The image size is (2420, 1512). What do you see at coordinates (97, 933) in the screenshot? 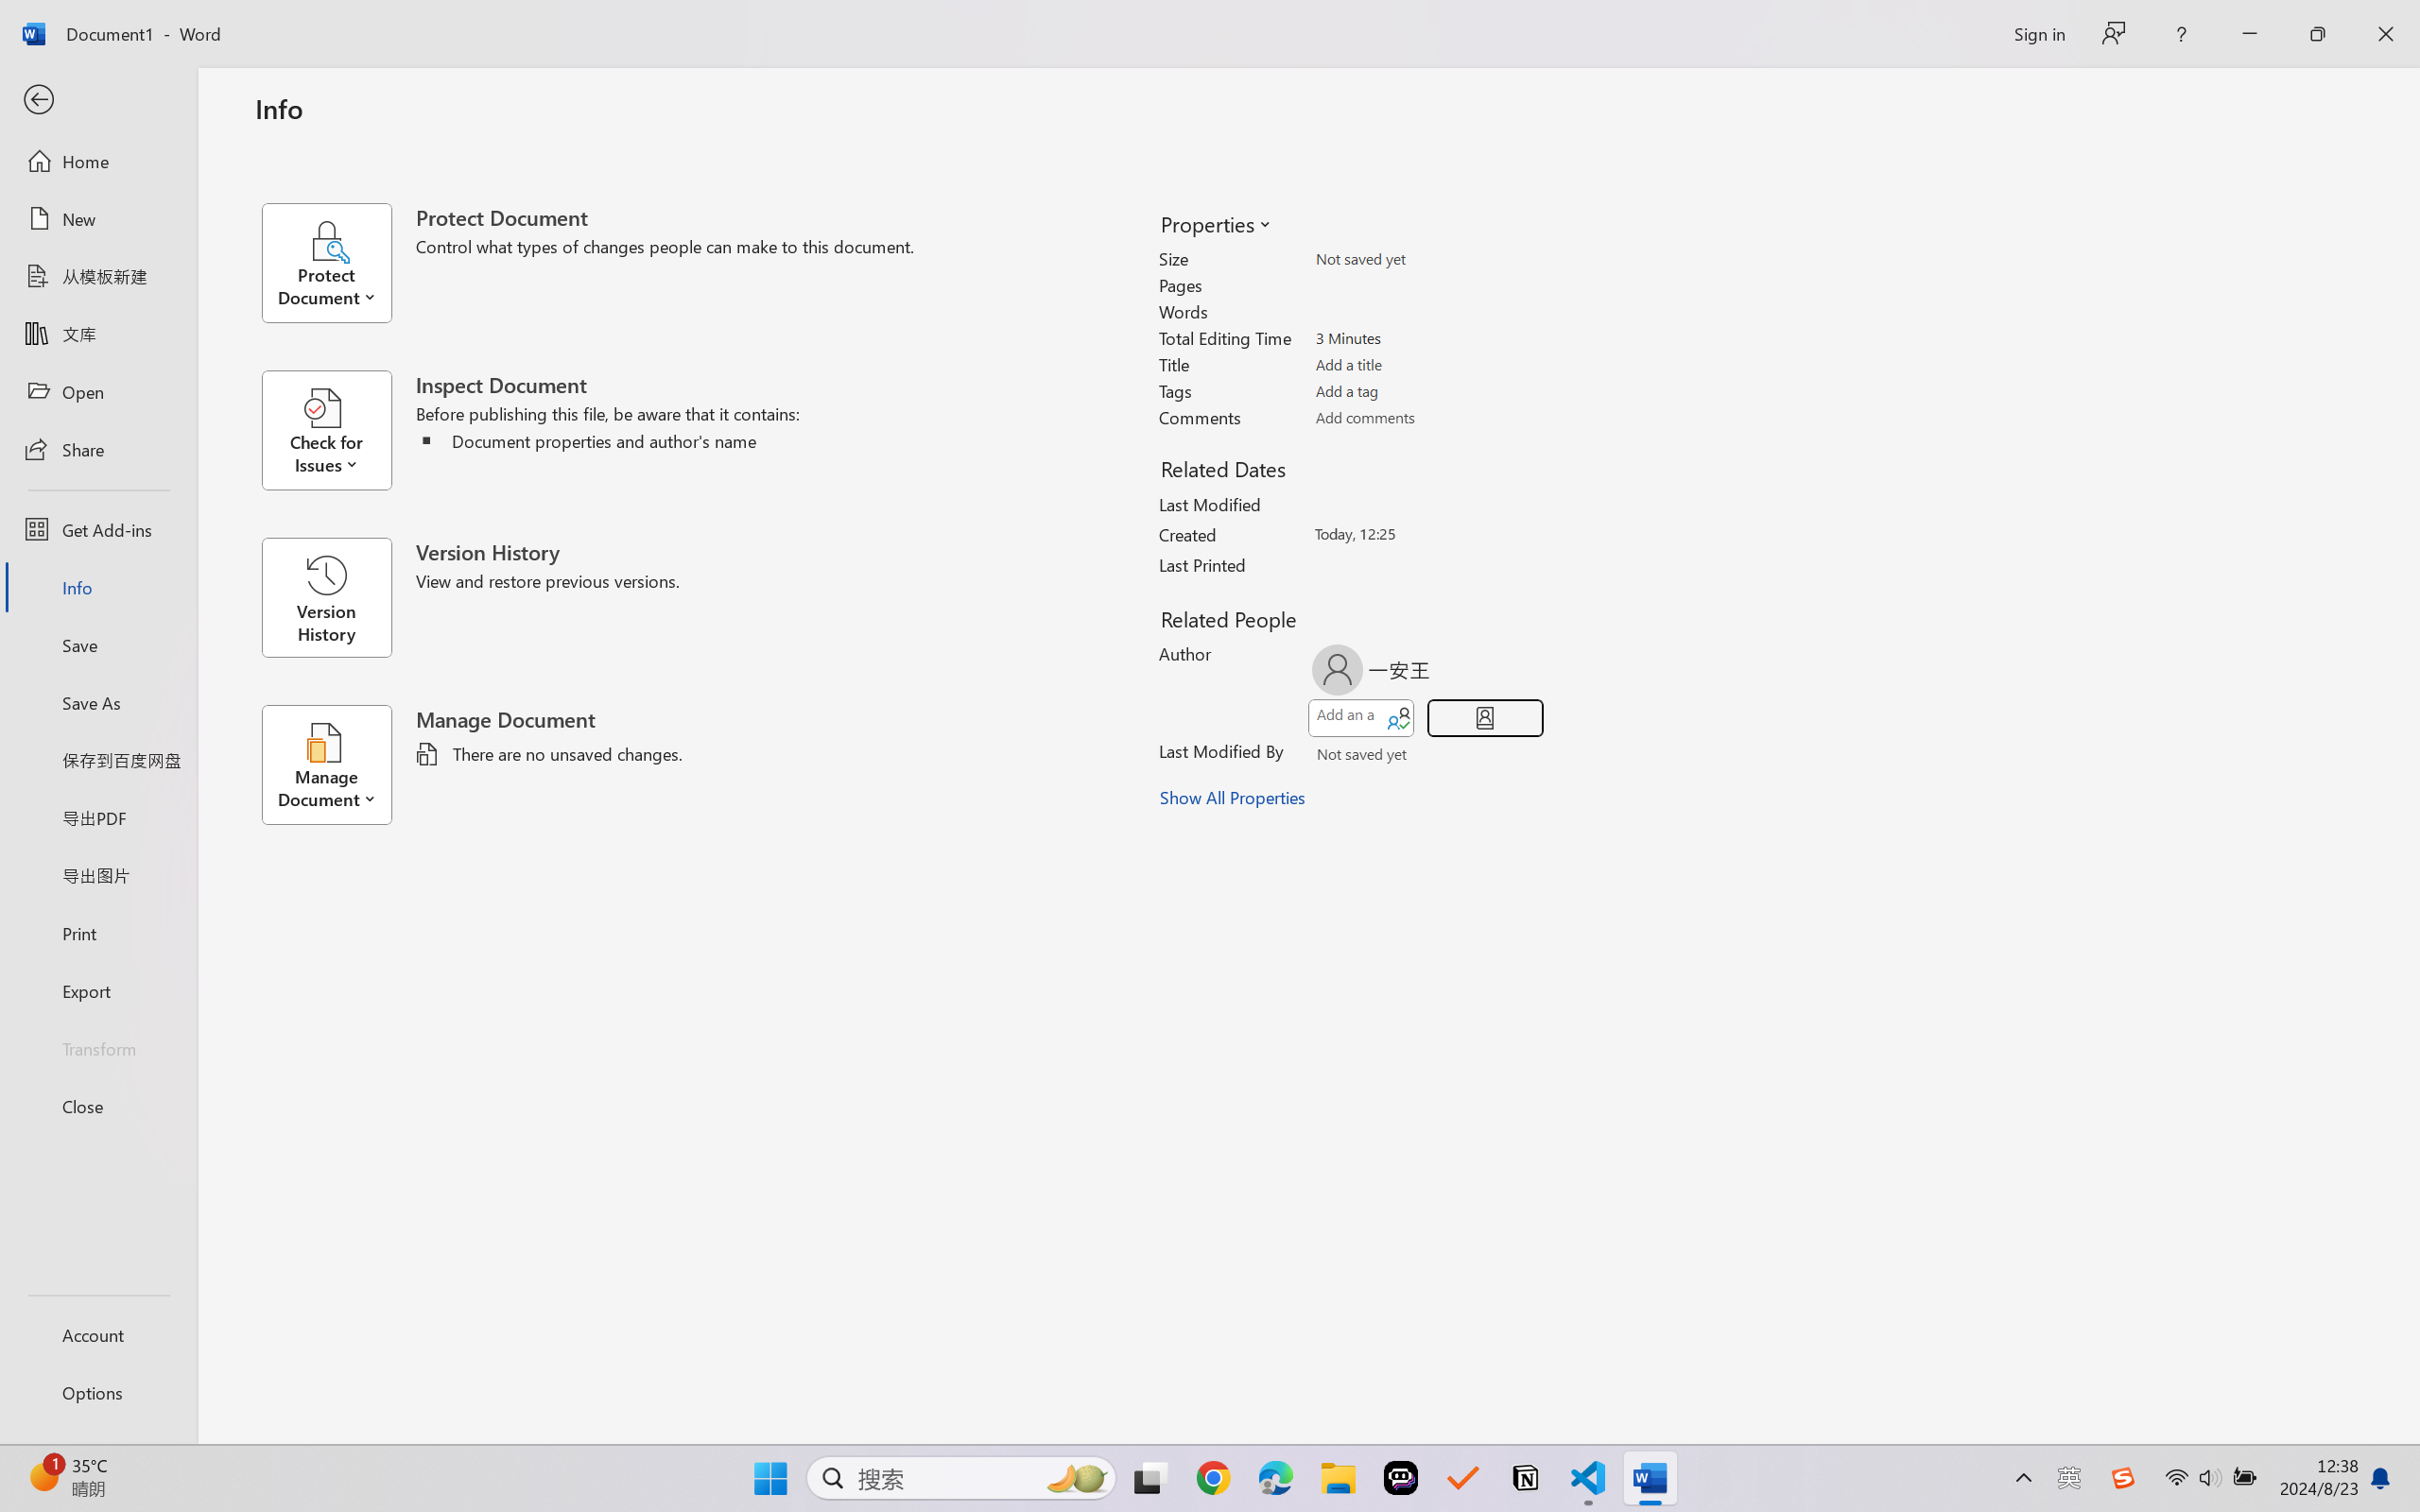
I see `'Print'` at bounding box center [97, 933].